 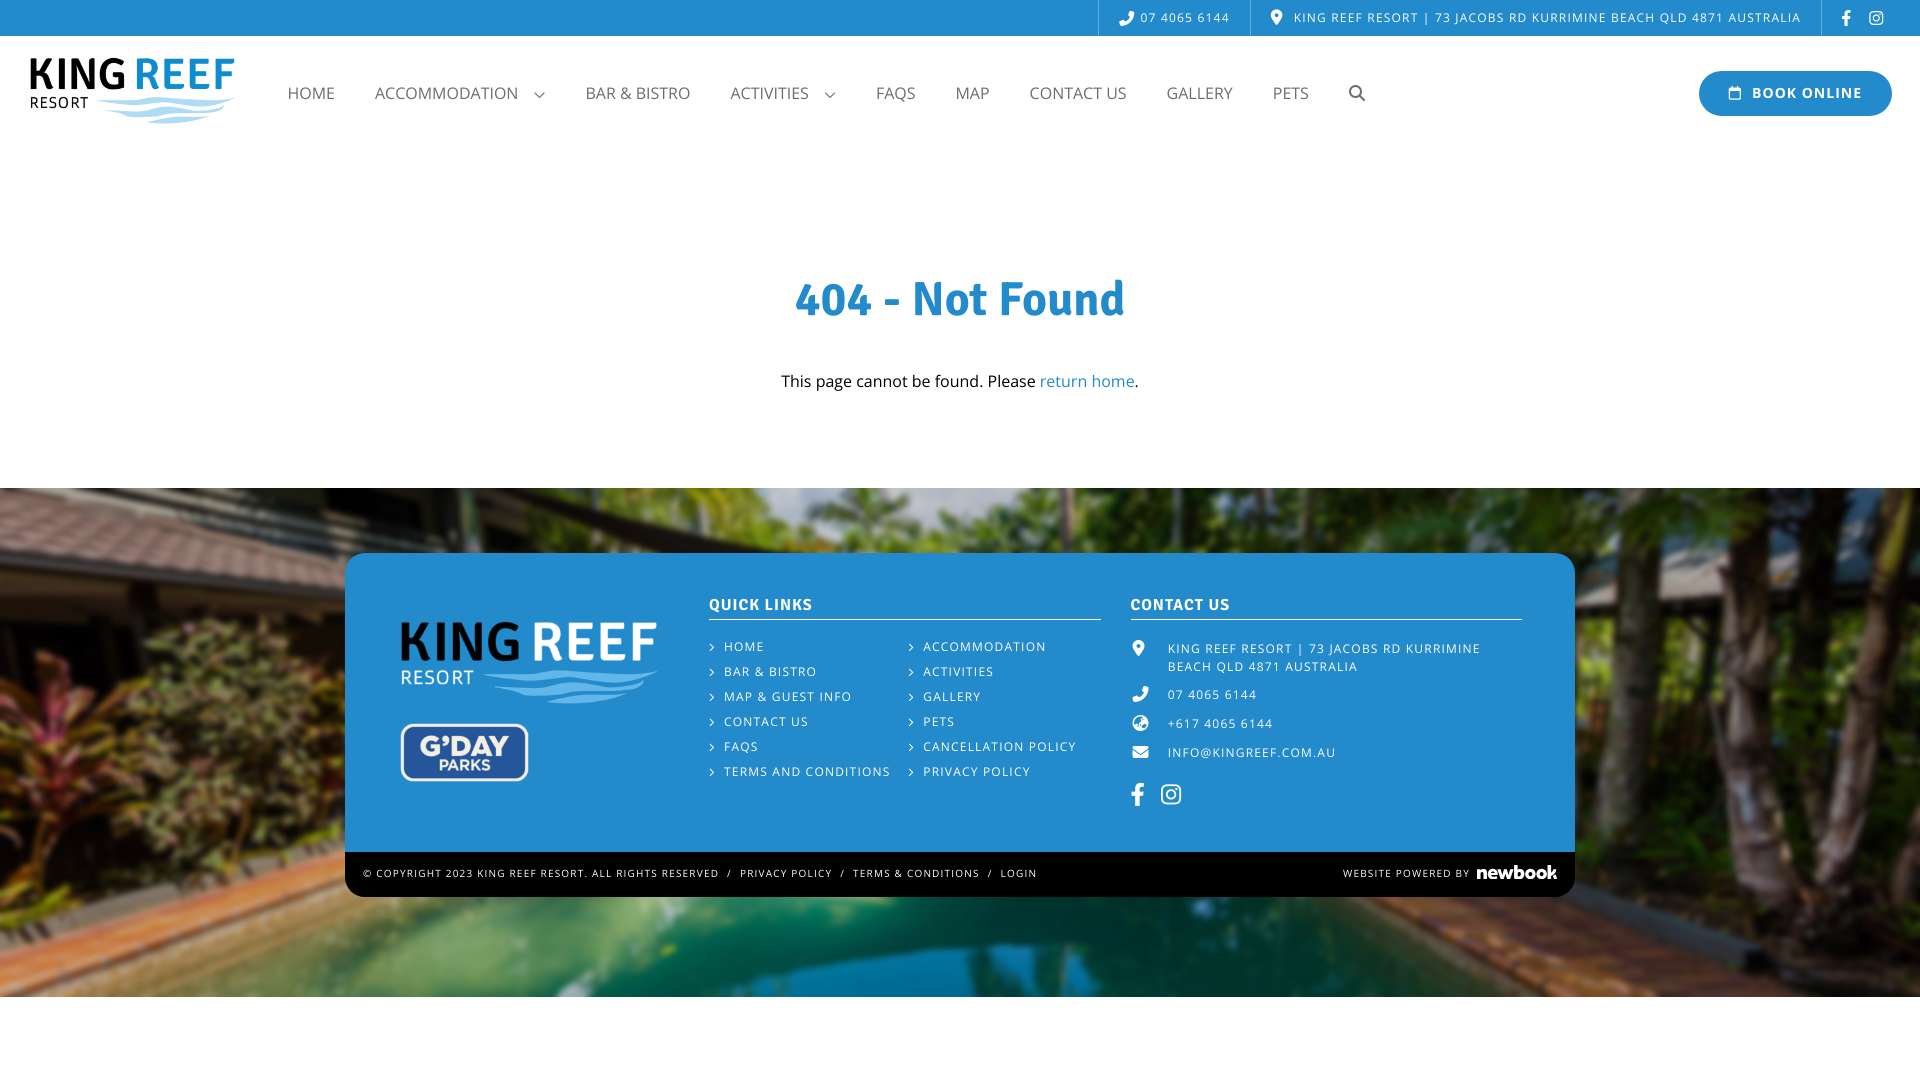 I want to click on 'BOOK ONLINE', so click(x=1795, y=93).